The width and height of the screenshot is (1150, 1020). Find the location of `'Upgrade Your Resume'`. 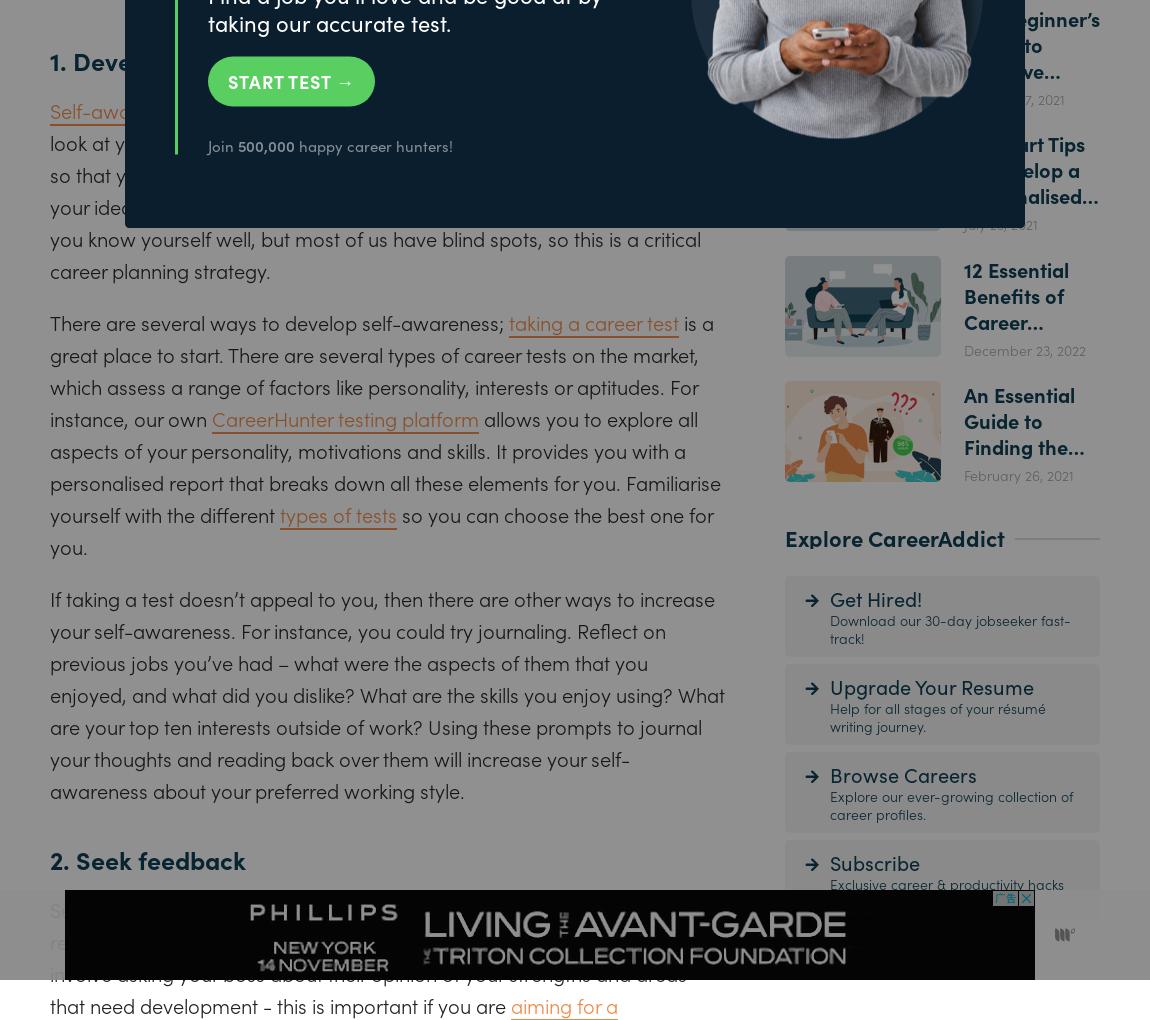

'Upgrade Your Resume' is located at coordinates (828, 684).